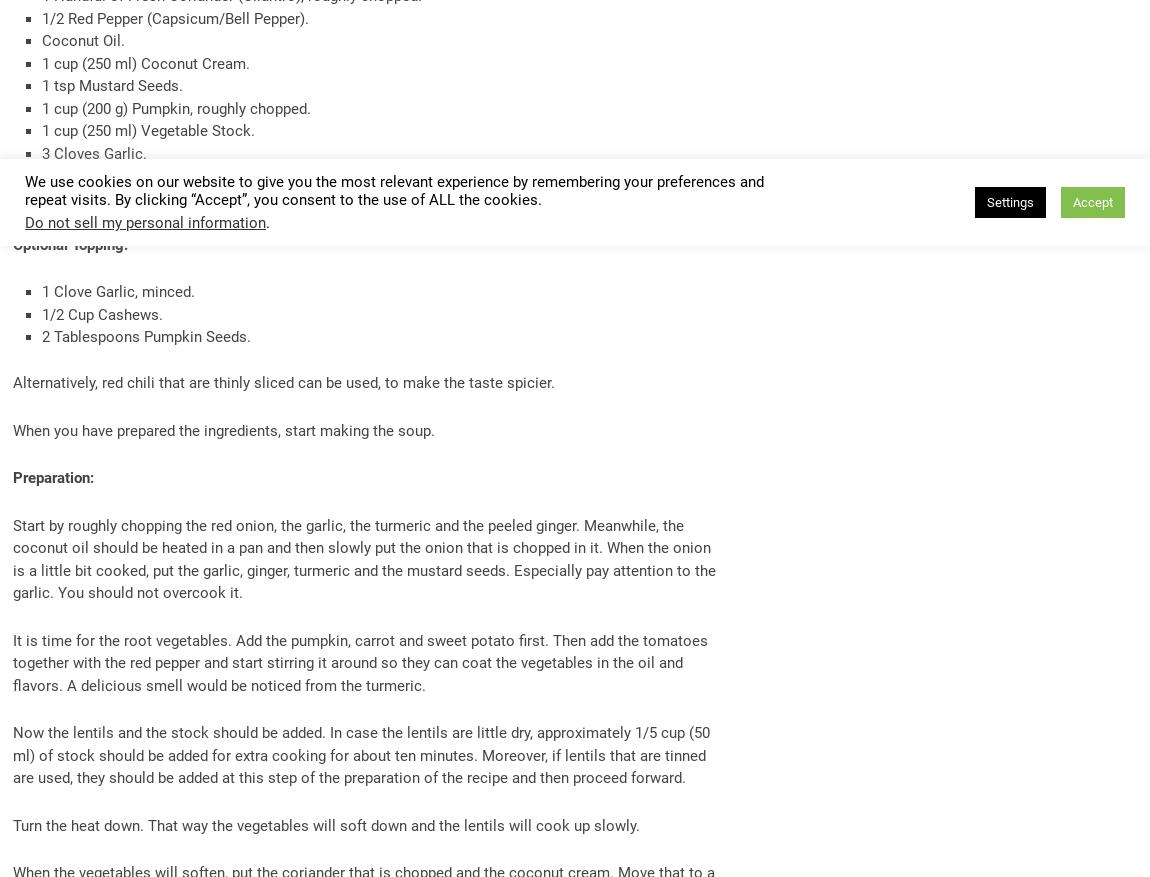  Describe the element at coordinates (326, 823) in the screenshot. I see `'Turn the heat down. That way the vegetables will soft down and the lentils will cook up slowly.'` at that location.